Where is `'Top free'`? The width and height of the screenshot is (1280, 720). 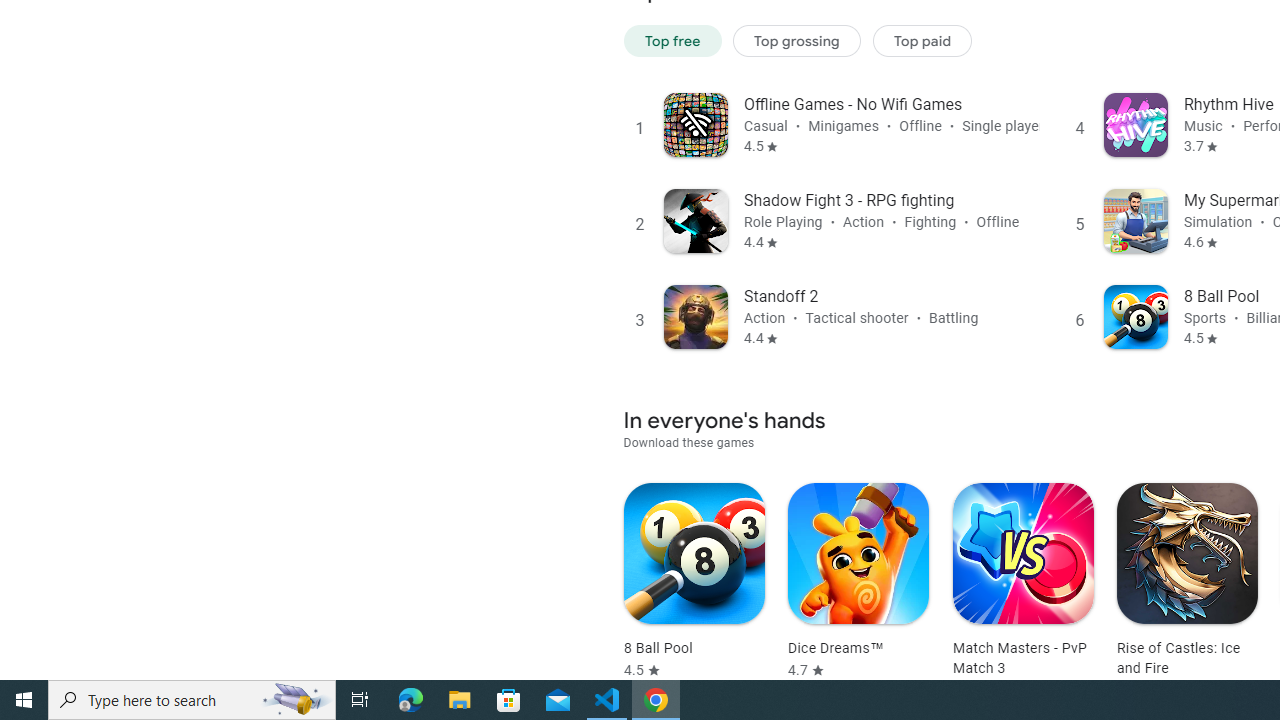 'Top free' is located at coordinates (672, 40).